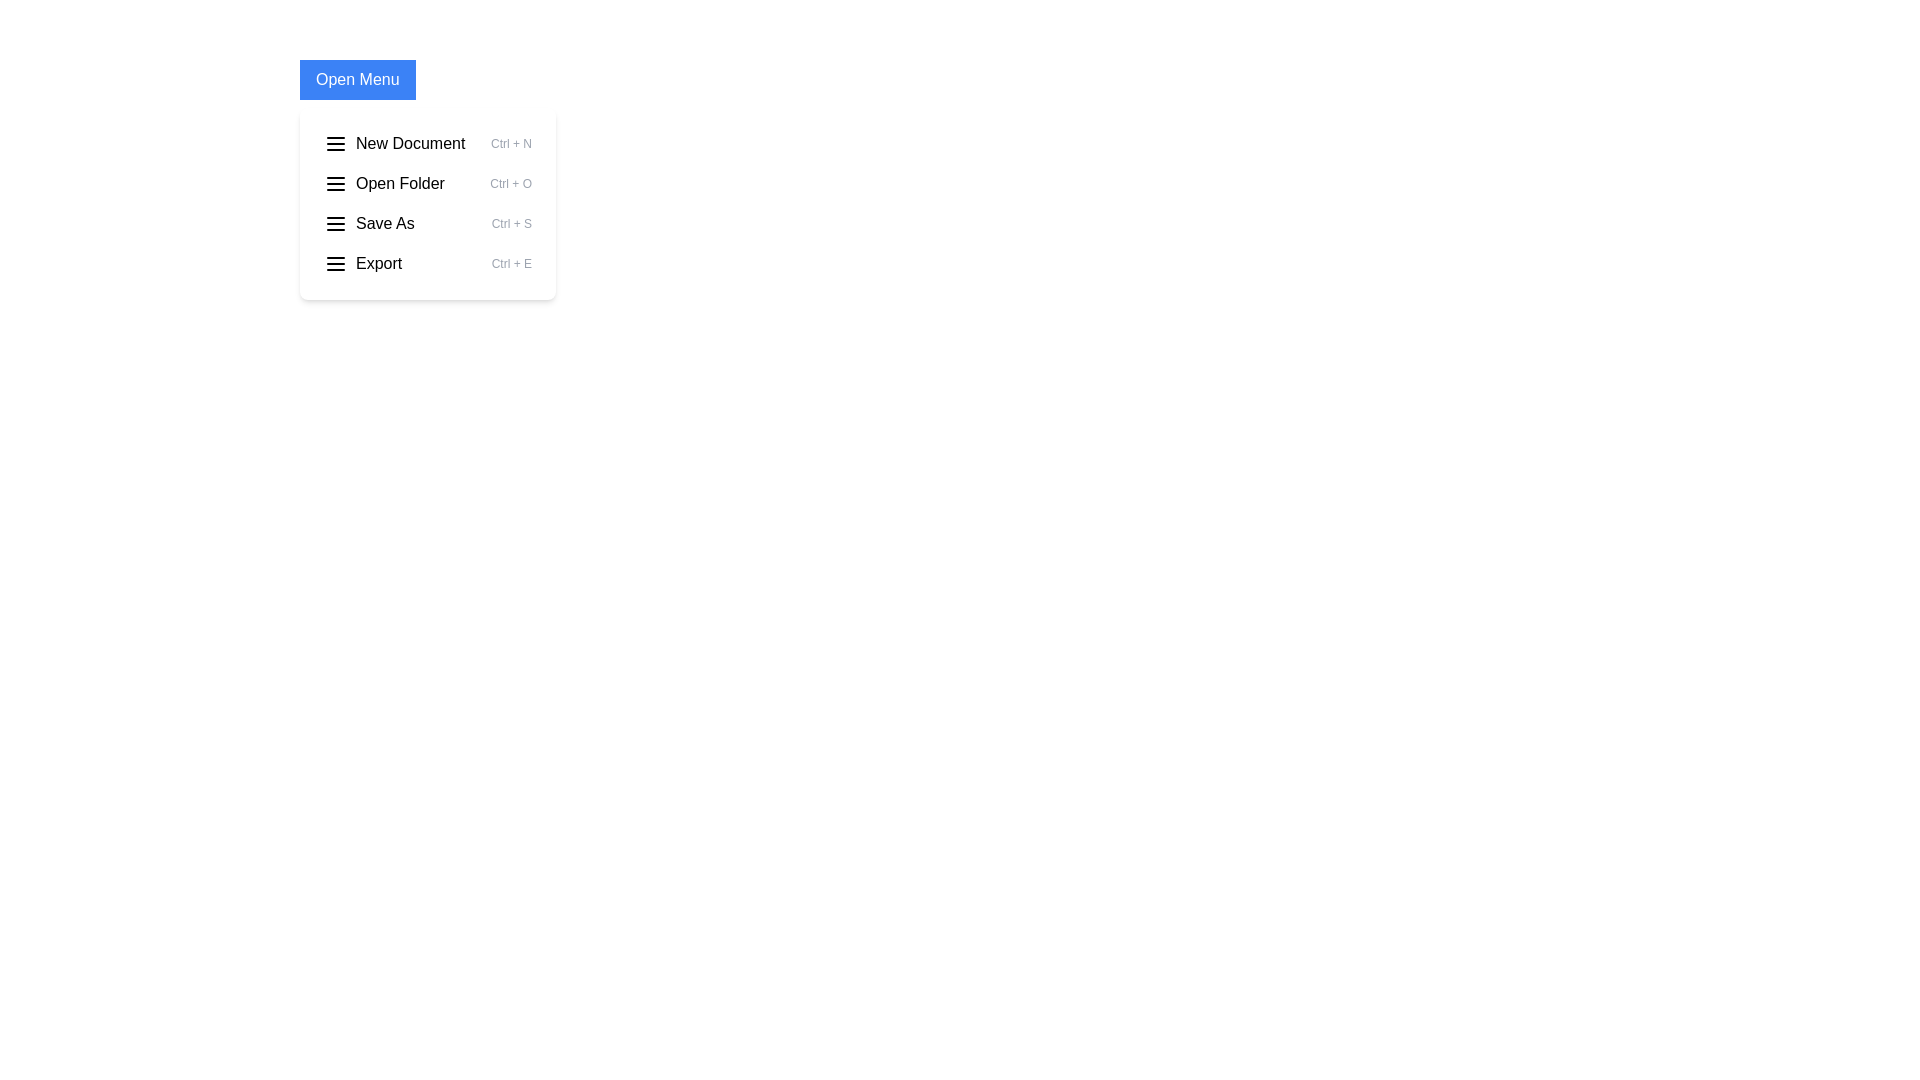  What do you see at coordinates (369, 223) in the screenshot?
I see `the 'Save As' Menu Item, which features a three-line icon next to the text label, positioned as the third entry in a vertical menu` at bounding box center [369, 223].